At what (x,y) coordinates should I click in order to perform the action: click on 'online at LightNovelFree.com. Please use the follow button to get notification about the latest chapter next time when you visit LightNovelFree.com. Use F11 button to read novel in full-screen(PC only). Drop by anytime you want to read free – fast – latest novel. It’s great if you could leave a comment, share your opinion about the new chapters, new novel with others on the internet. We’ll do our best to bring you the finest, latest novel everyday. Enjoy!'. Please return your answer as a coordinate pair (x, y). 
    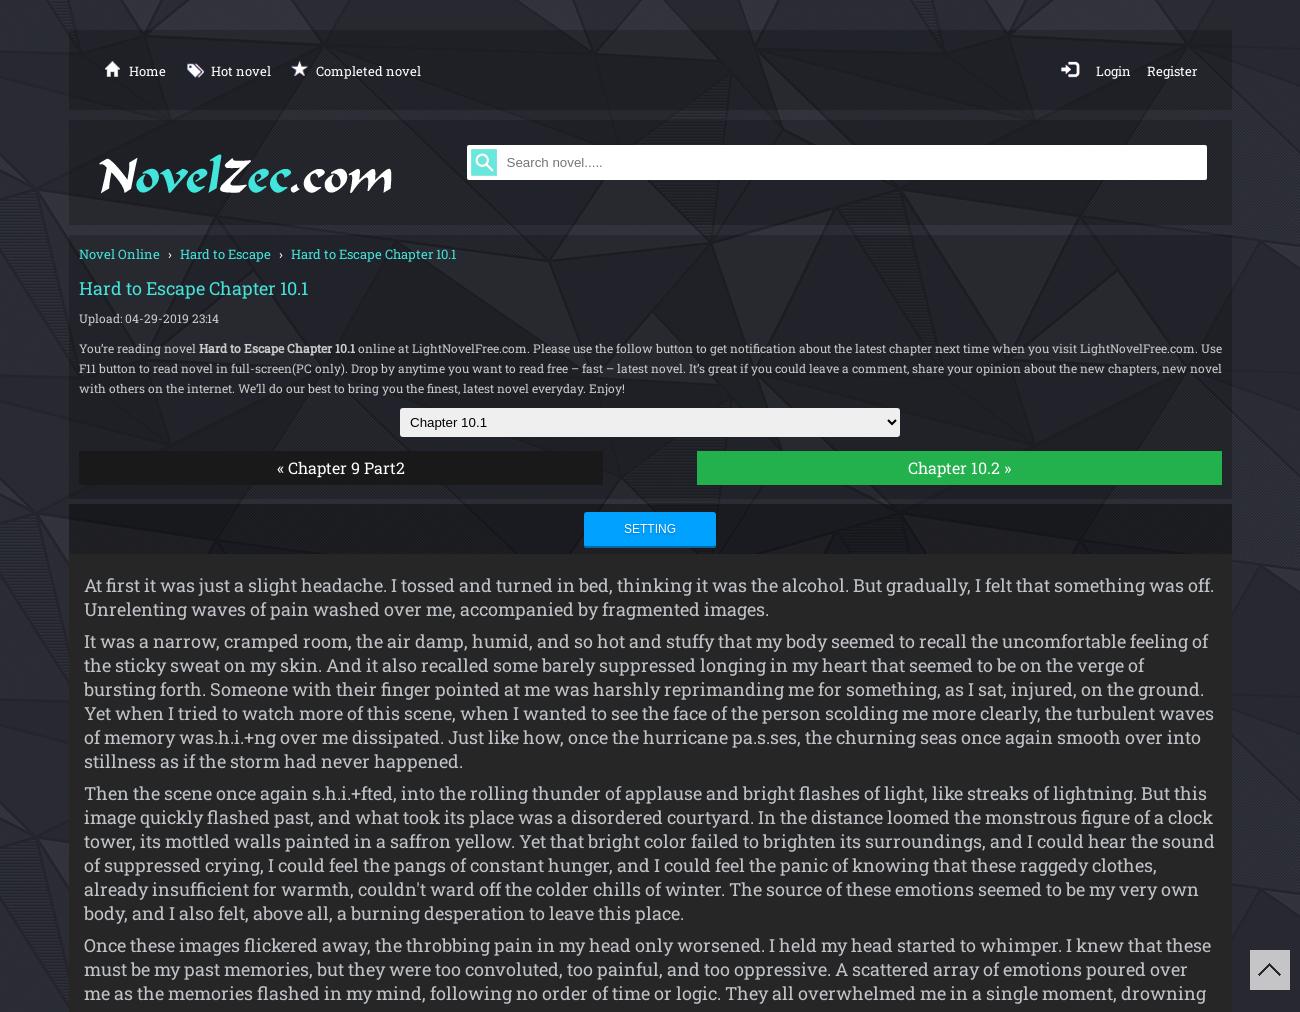
    Looking at the image, I should click on (649, 366).